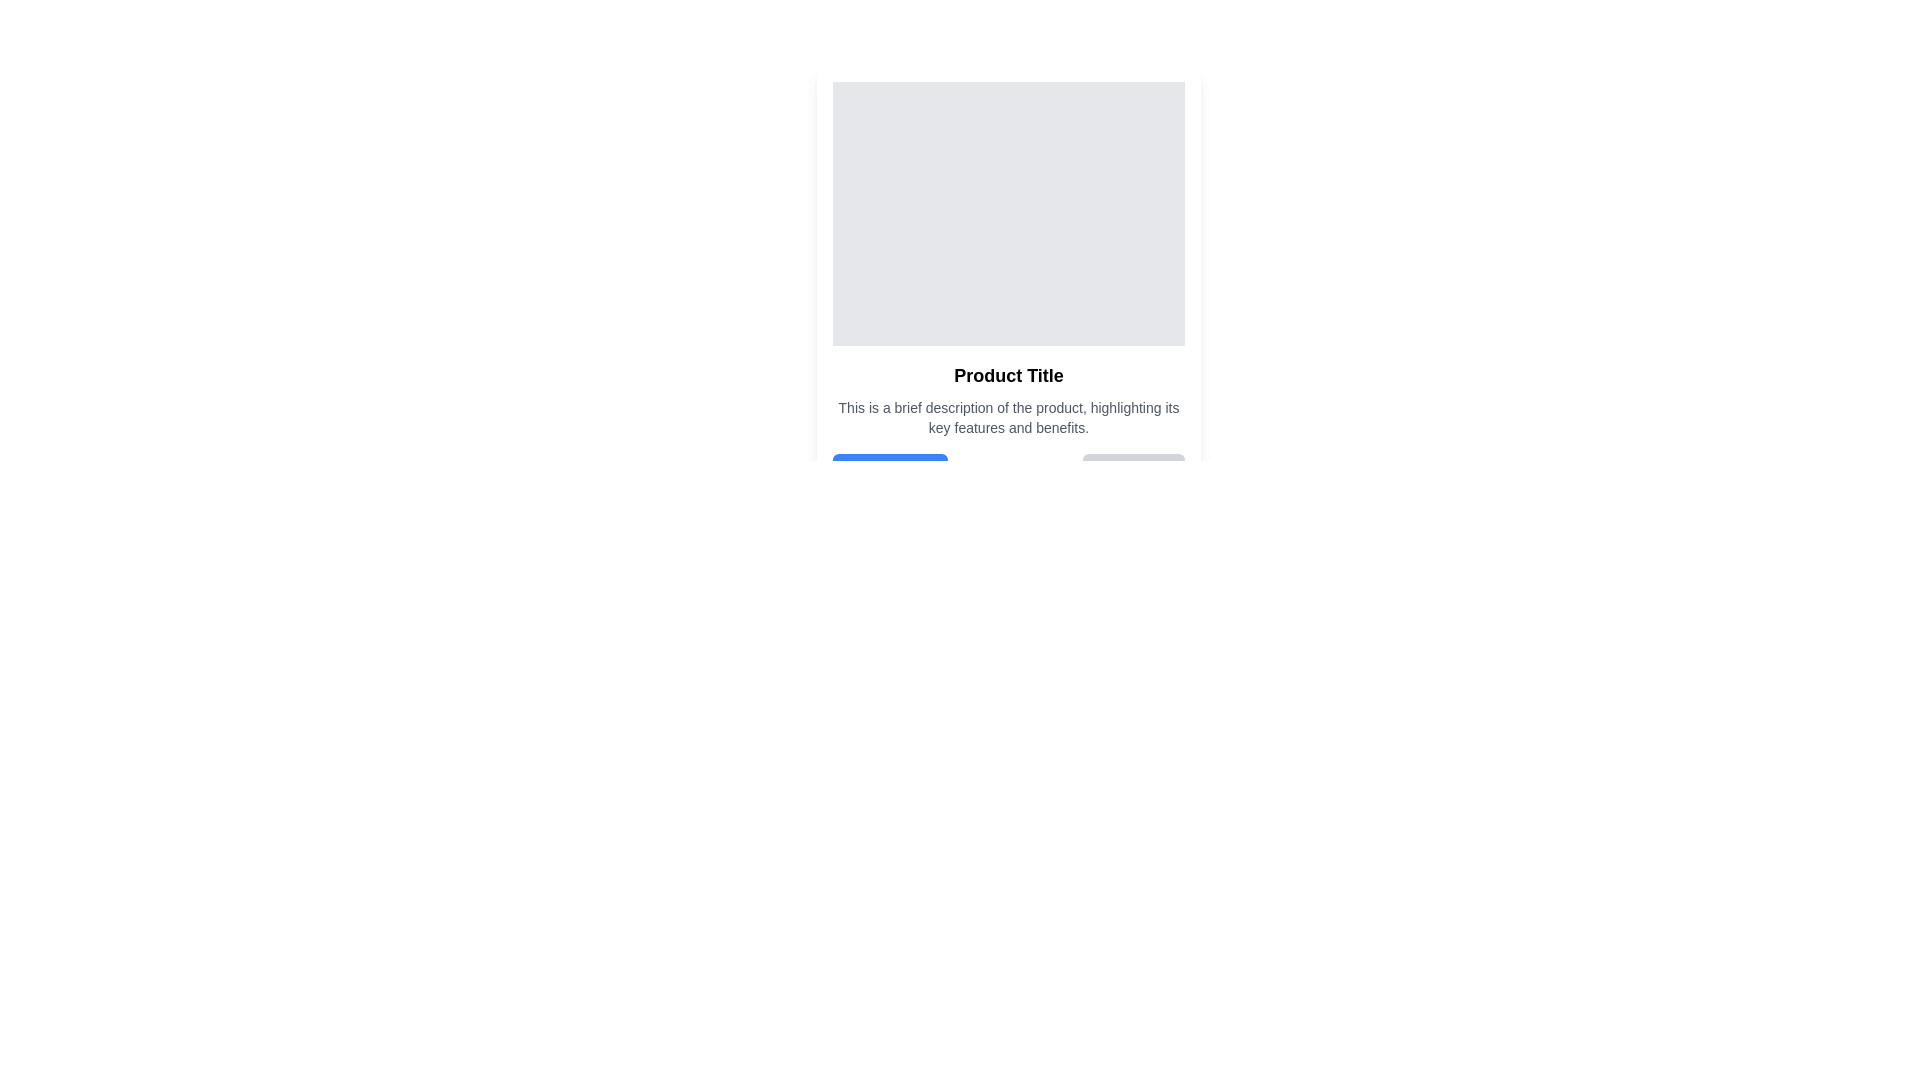 This screenshot has width=1920, height=1080. Describe the element at coordinates (889, 471) in the screenshot. I see `the 'Download' button, which is a rounded rectangular button with a blue background and white text, located below the product description` at that location.